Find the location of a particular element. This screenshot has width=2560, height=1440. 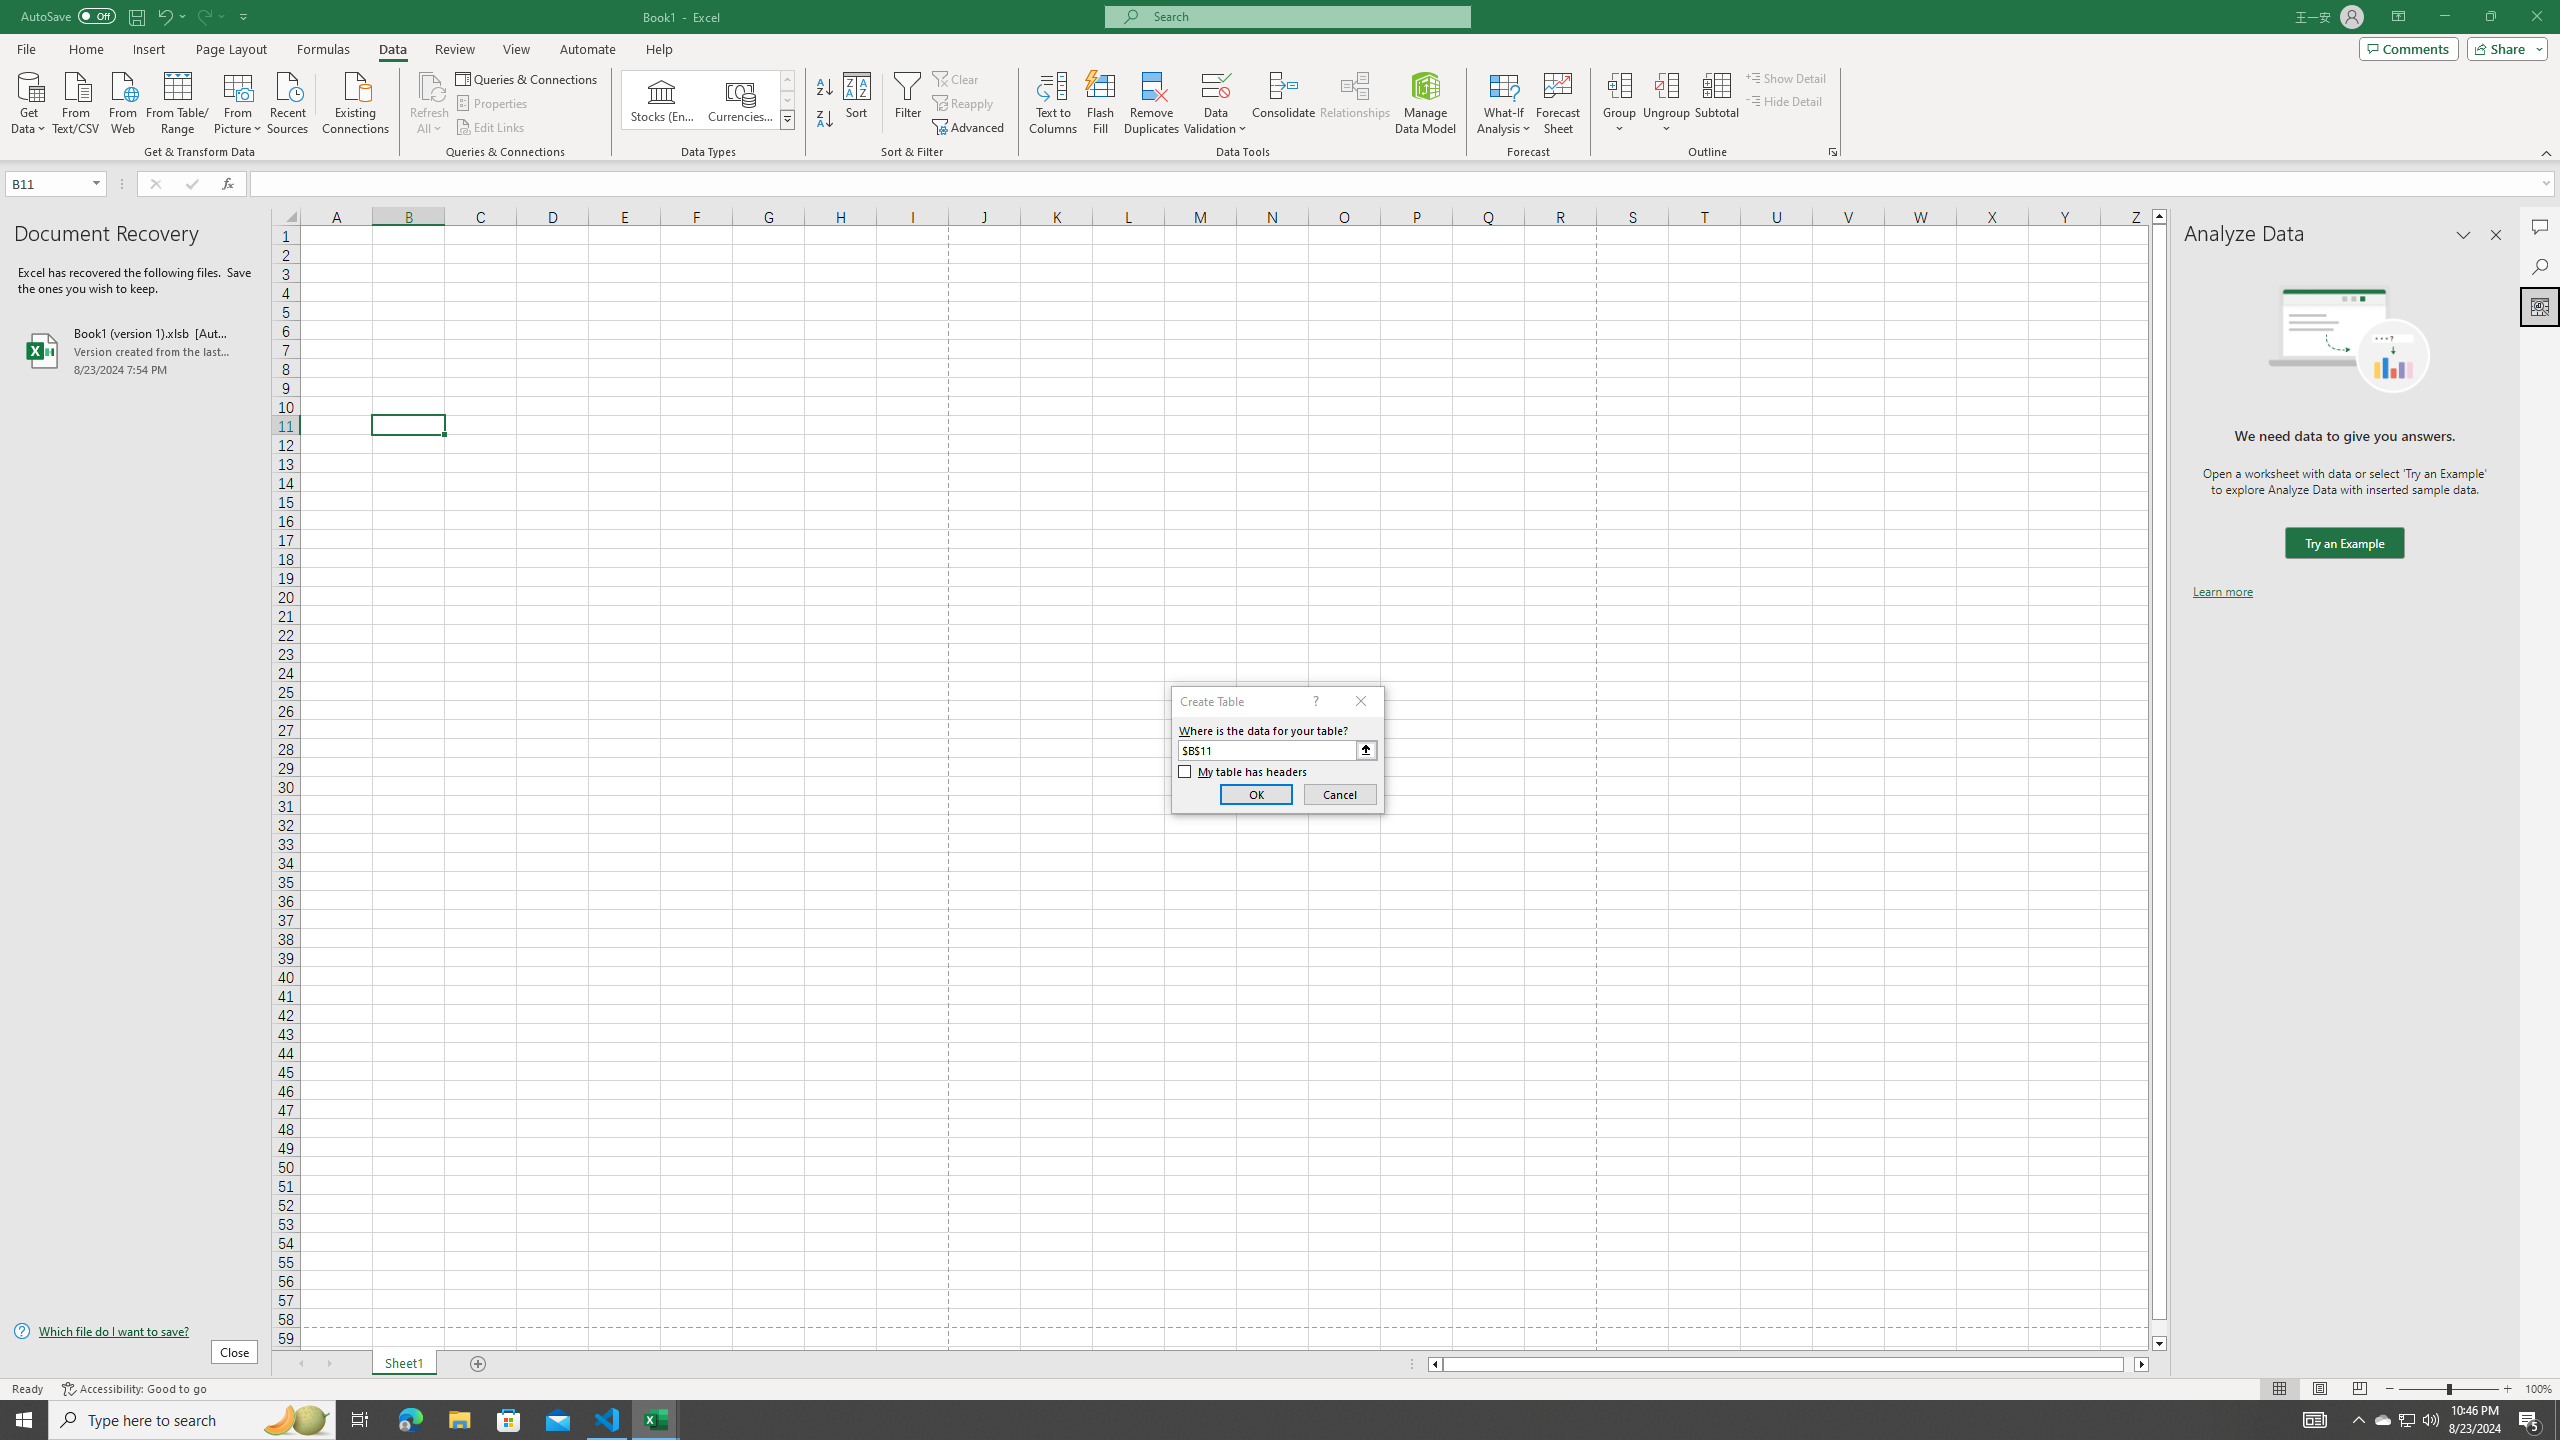

'Search' is located at coordinates (2539, 267).